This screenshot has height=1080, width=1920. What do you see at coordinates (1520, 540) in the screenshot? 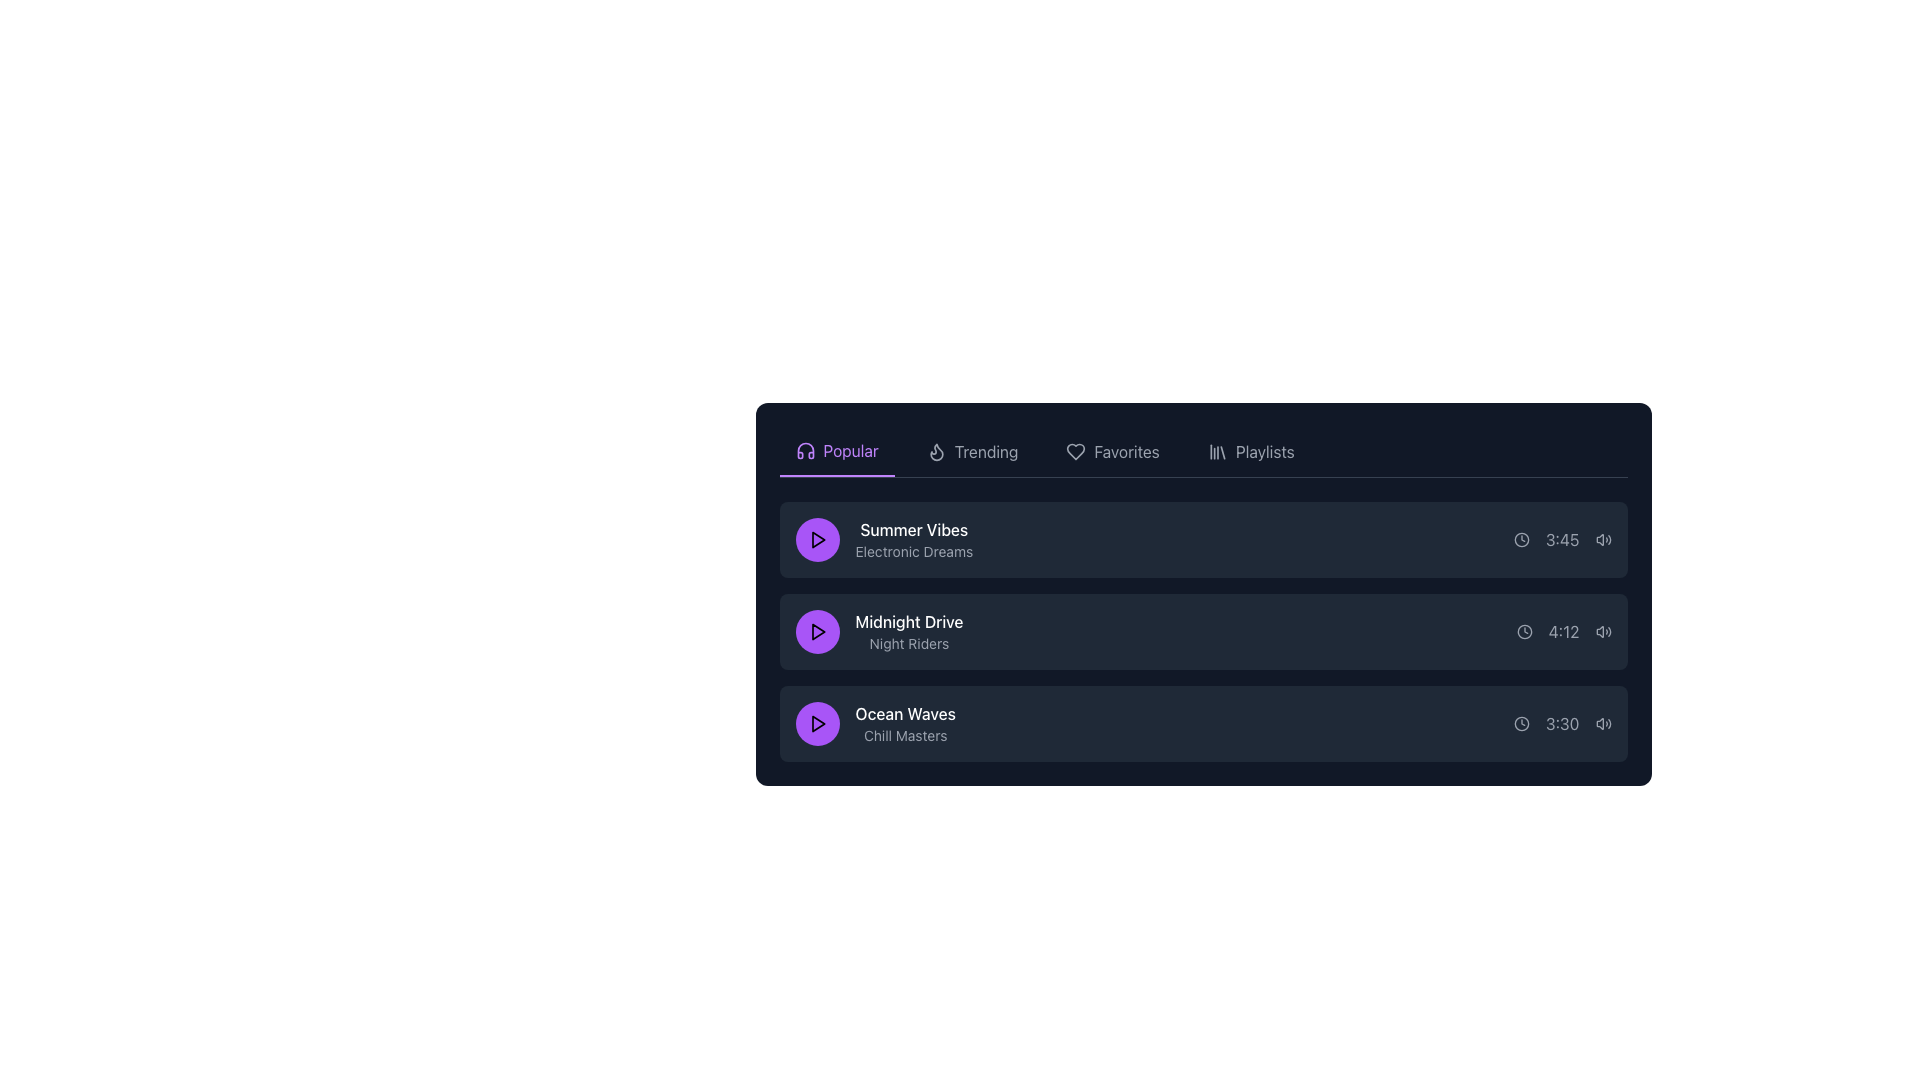
I see `the time display icon located in the first row of the interface, which symbolizes the time associated with the item listed next to it` at bounding box center [1520, 540].